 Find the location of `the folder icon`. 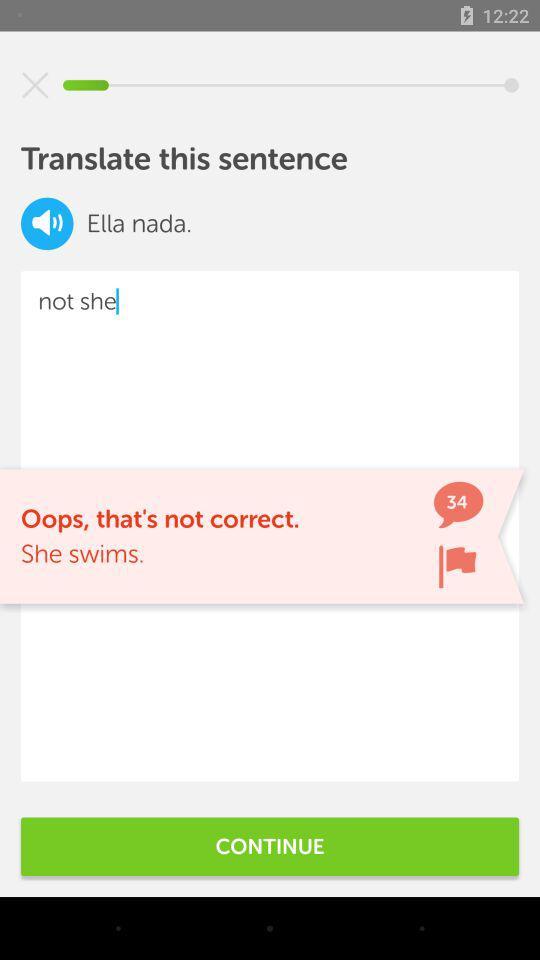

the folder icon is located at coordinates (457, 566).